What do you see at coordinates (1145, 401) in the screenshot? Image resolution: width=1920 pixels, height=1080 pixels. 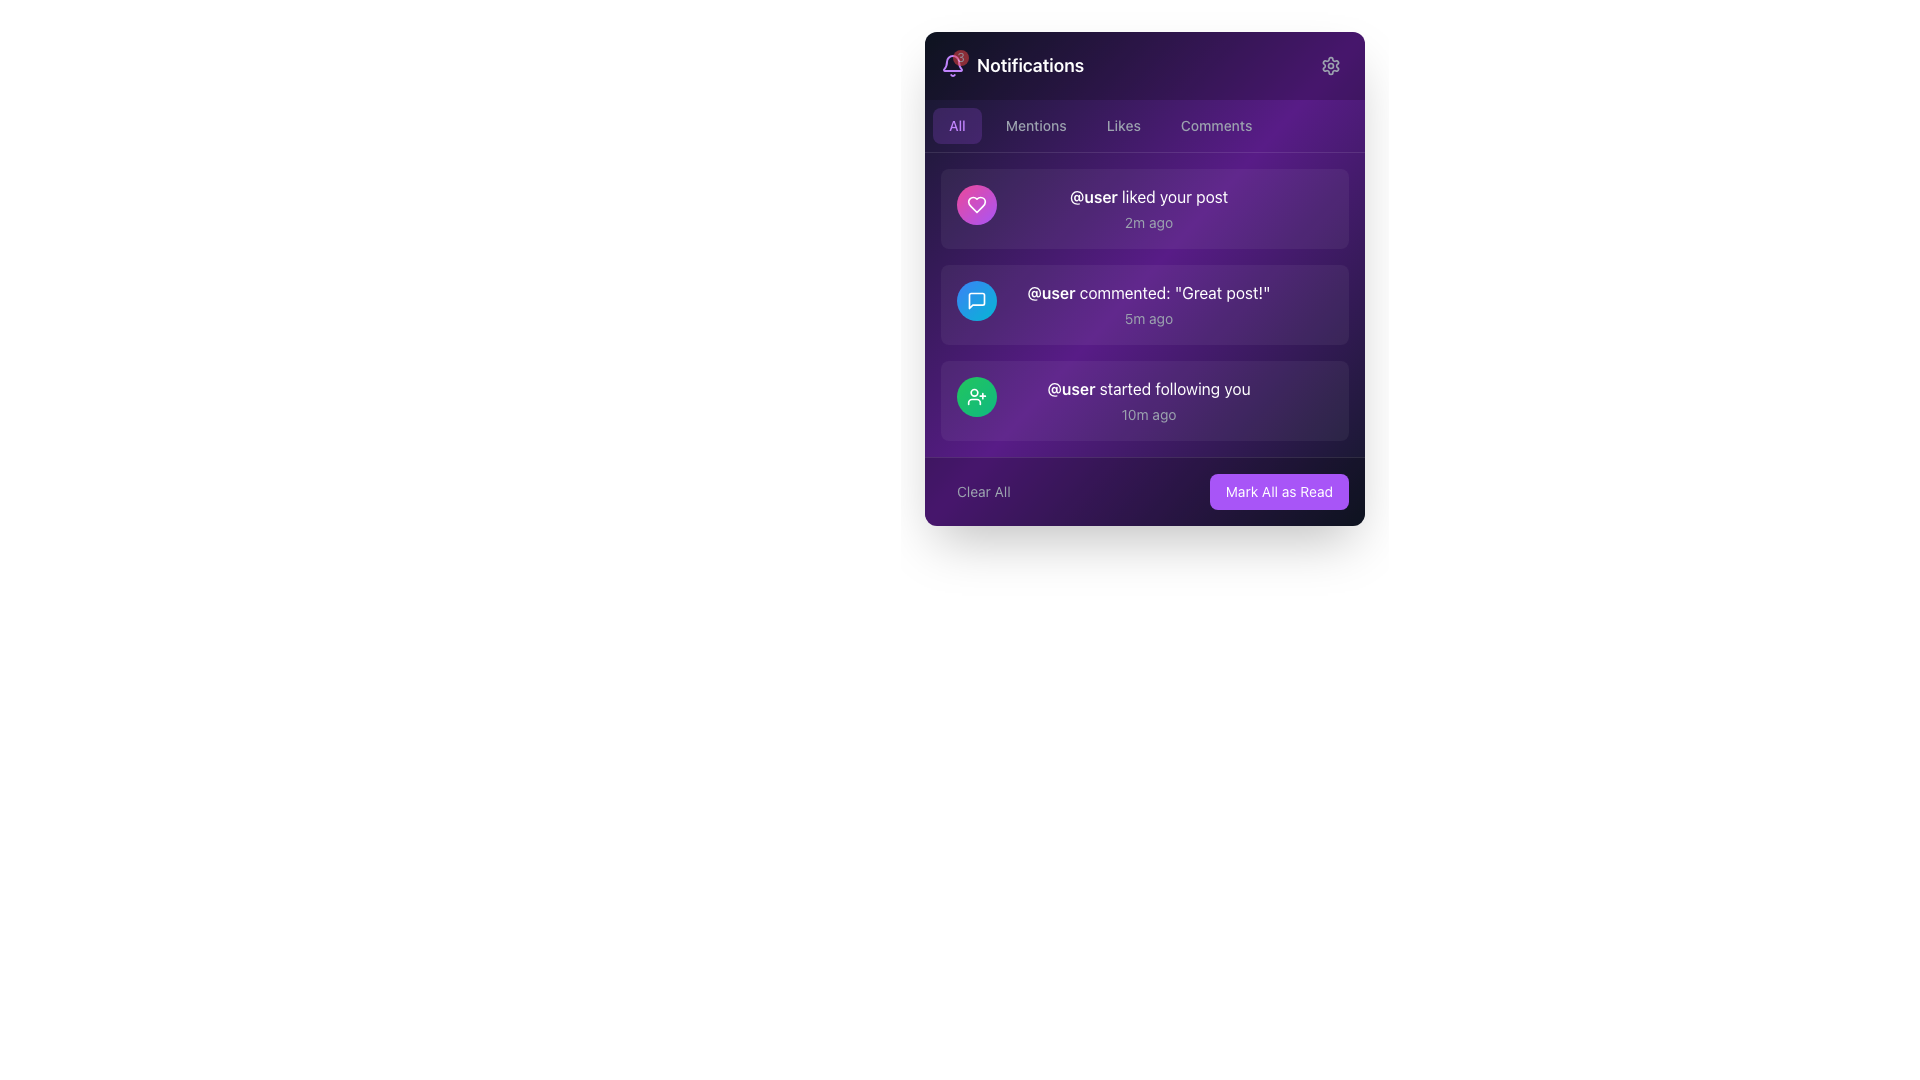 I see `the '@user' text in the notification card that indicates '@user started following you', which features a green circular icon with a plus sign and user silhouette on the left` at bounding box center [1145, 401].